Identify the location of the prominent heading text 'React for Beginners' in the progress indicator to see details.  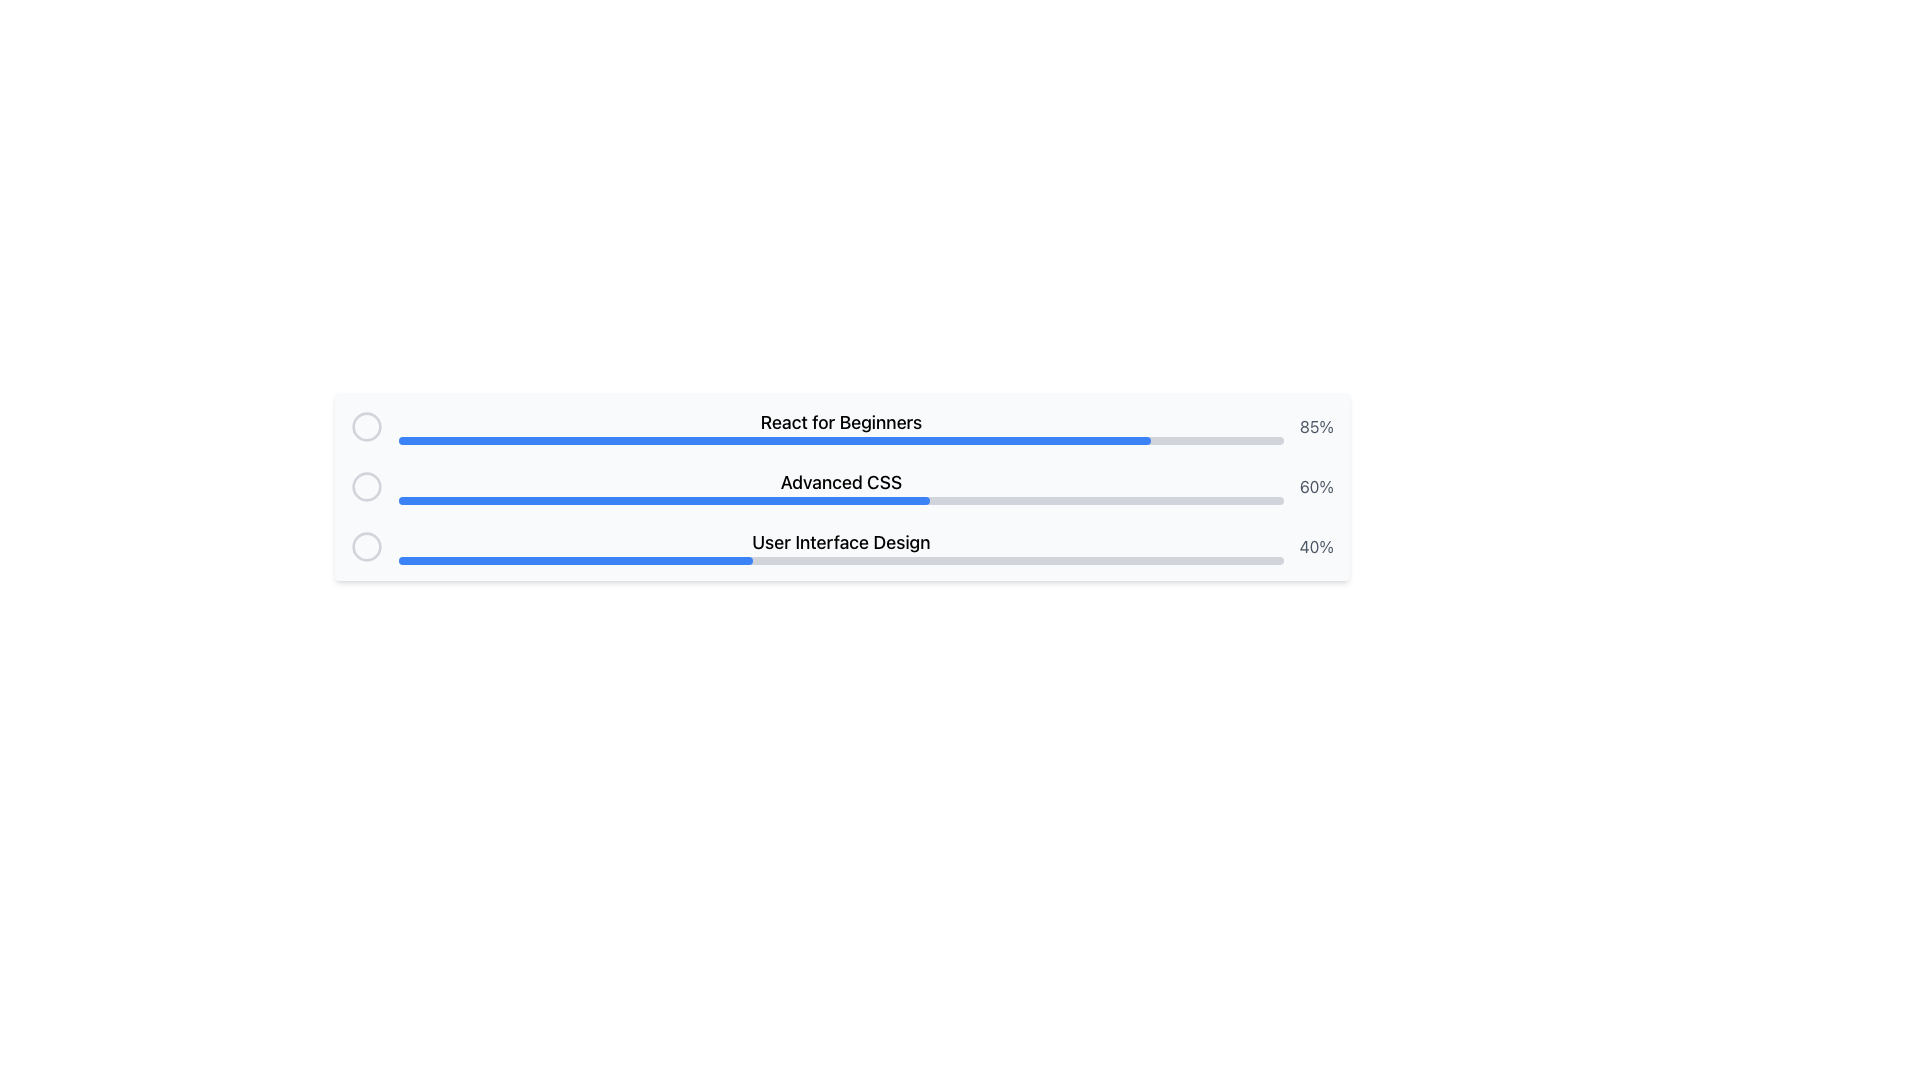
(841, 426).